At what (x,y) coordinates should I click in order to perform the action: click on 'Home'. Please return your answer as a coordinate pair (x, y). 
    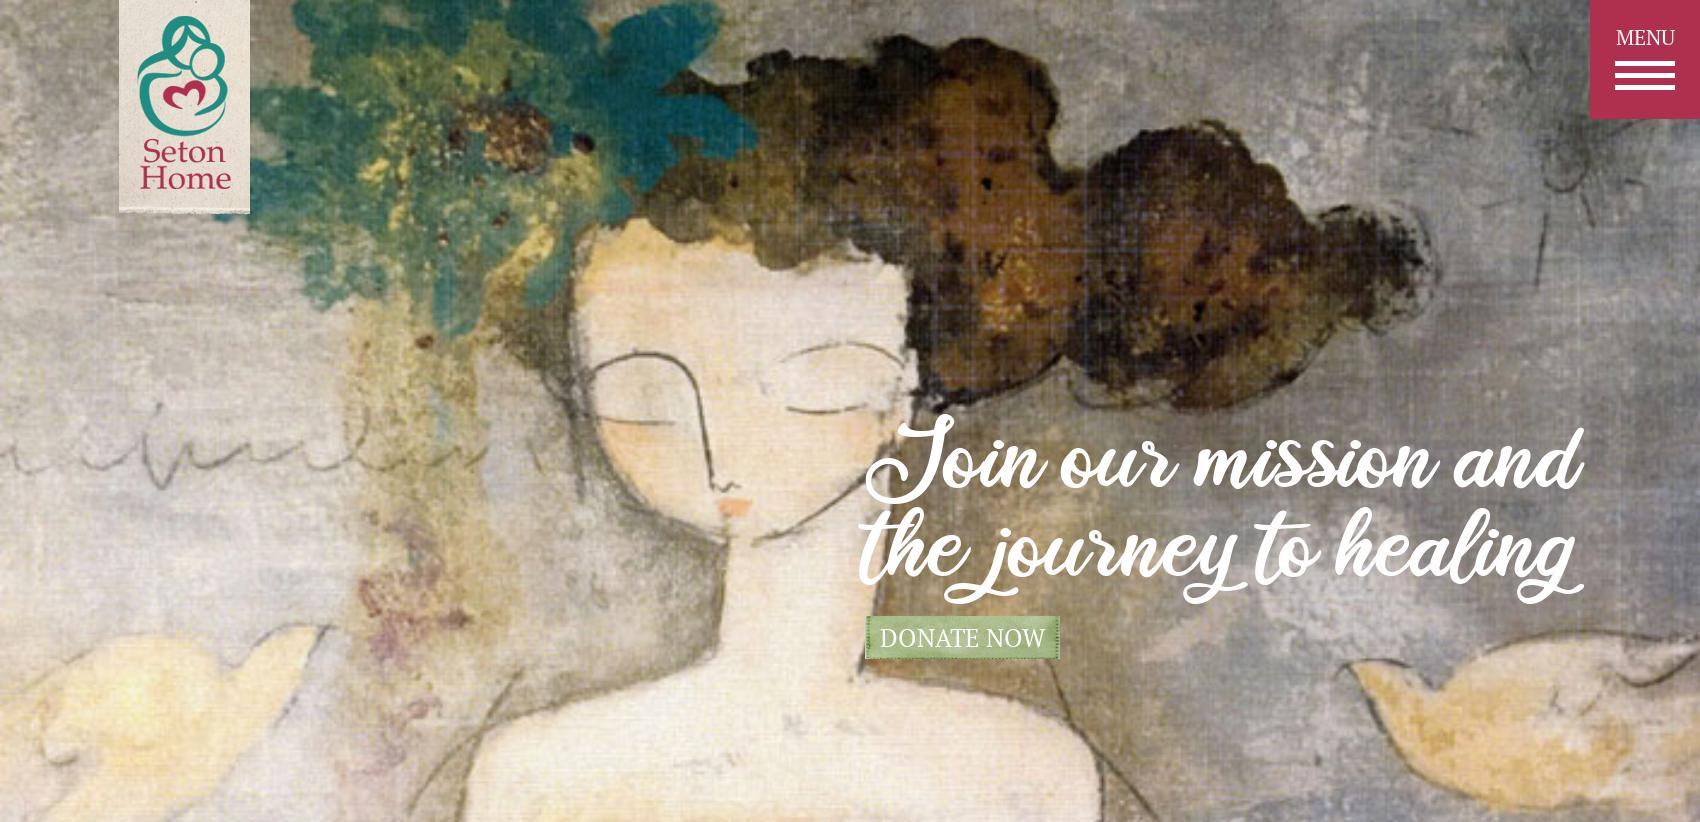
    Looking at the image, I should click on (805, 281).